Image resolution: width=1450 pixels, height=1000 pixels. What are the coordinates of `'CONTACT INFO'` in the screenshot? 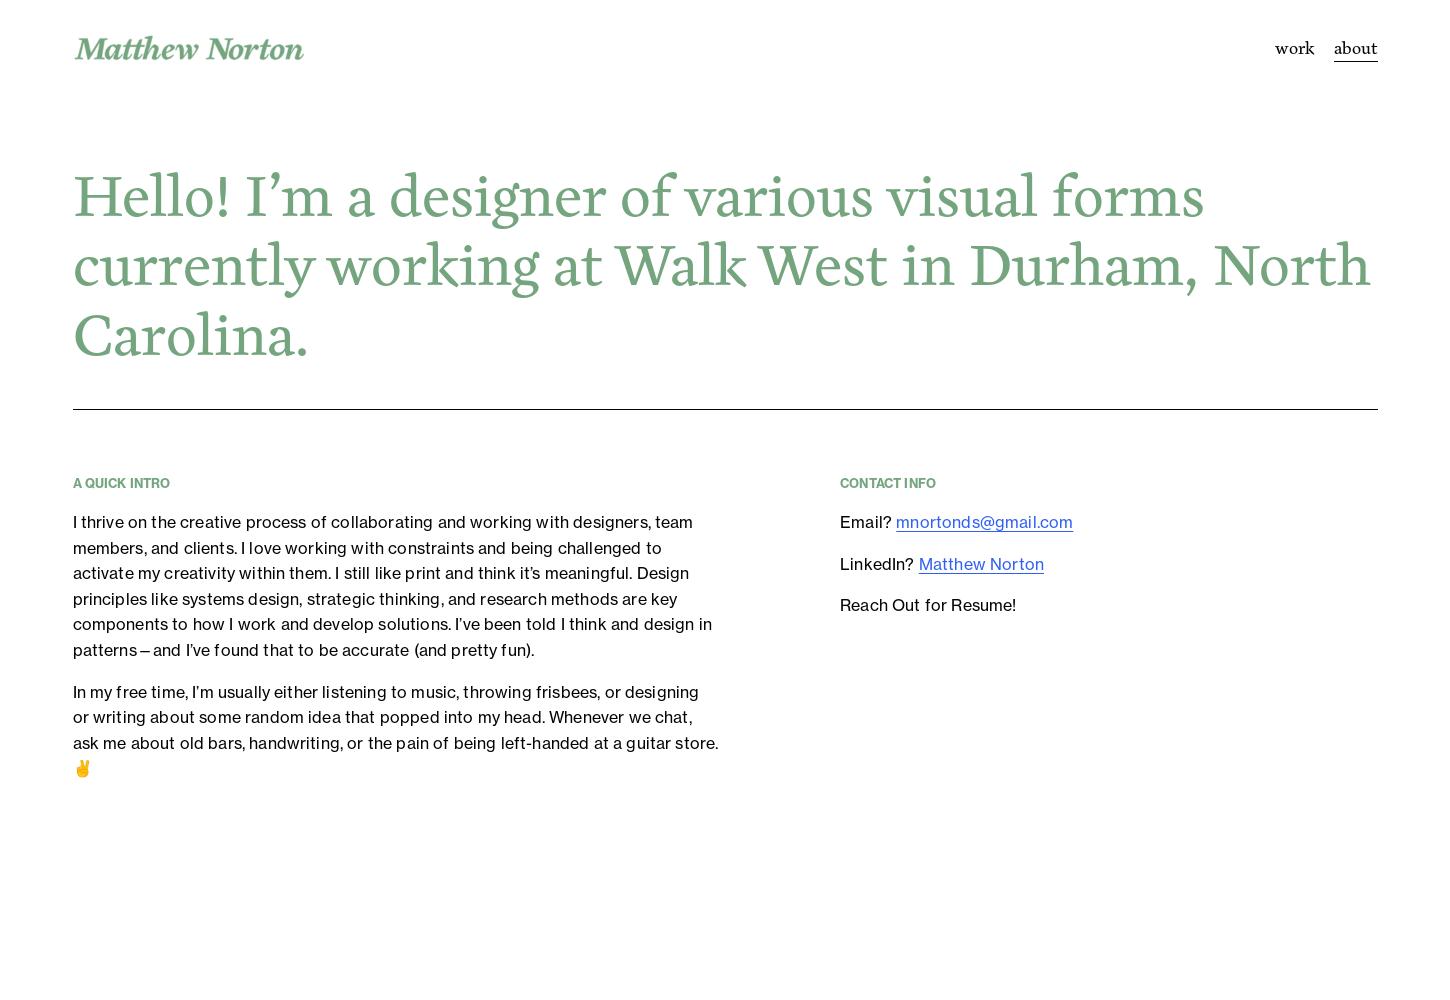 It's located at (839, 482).